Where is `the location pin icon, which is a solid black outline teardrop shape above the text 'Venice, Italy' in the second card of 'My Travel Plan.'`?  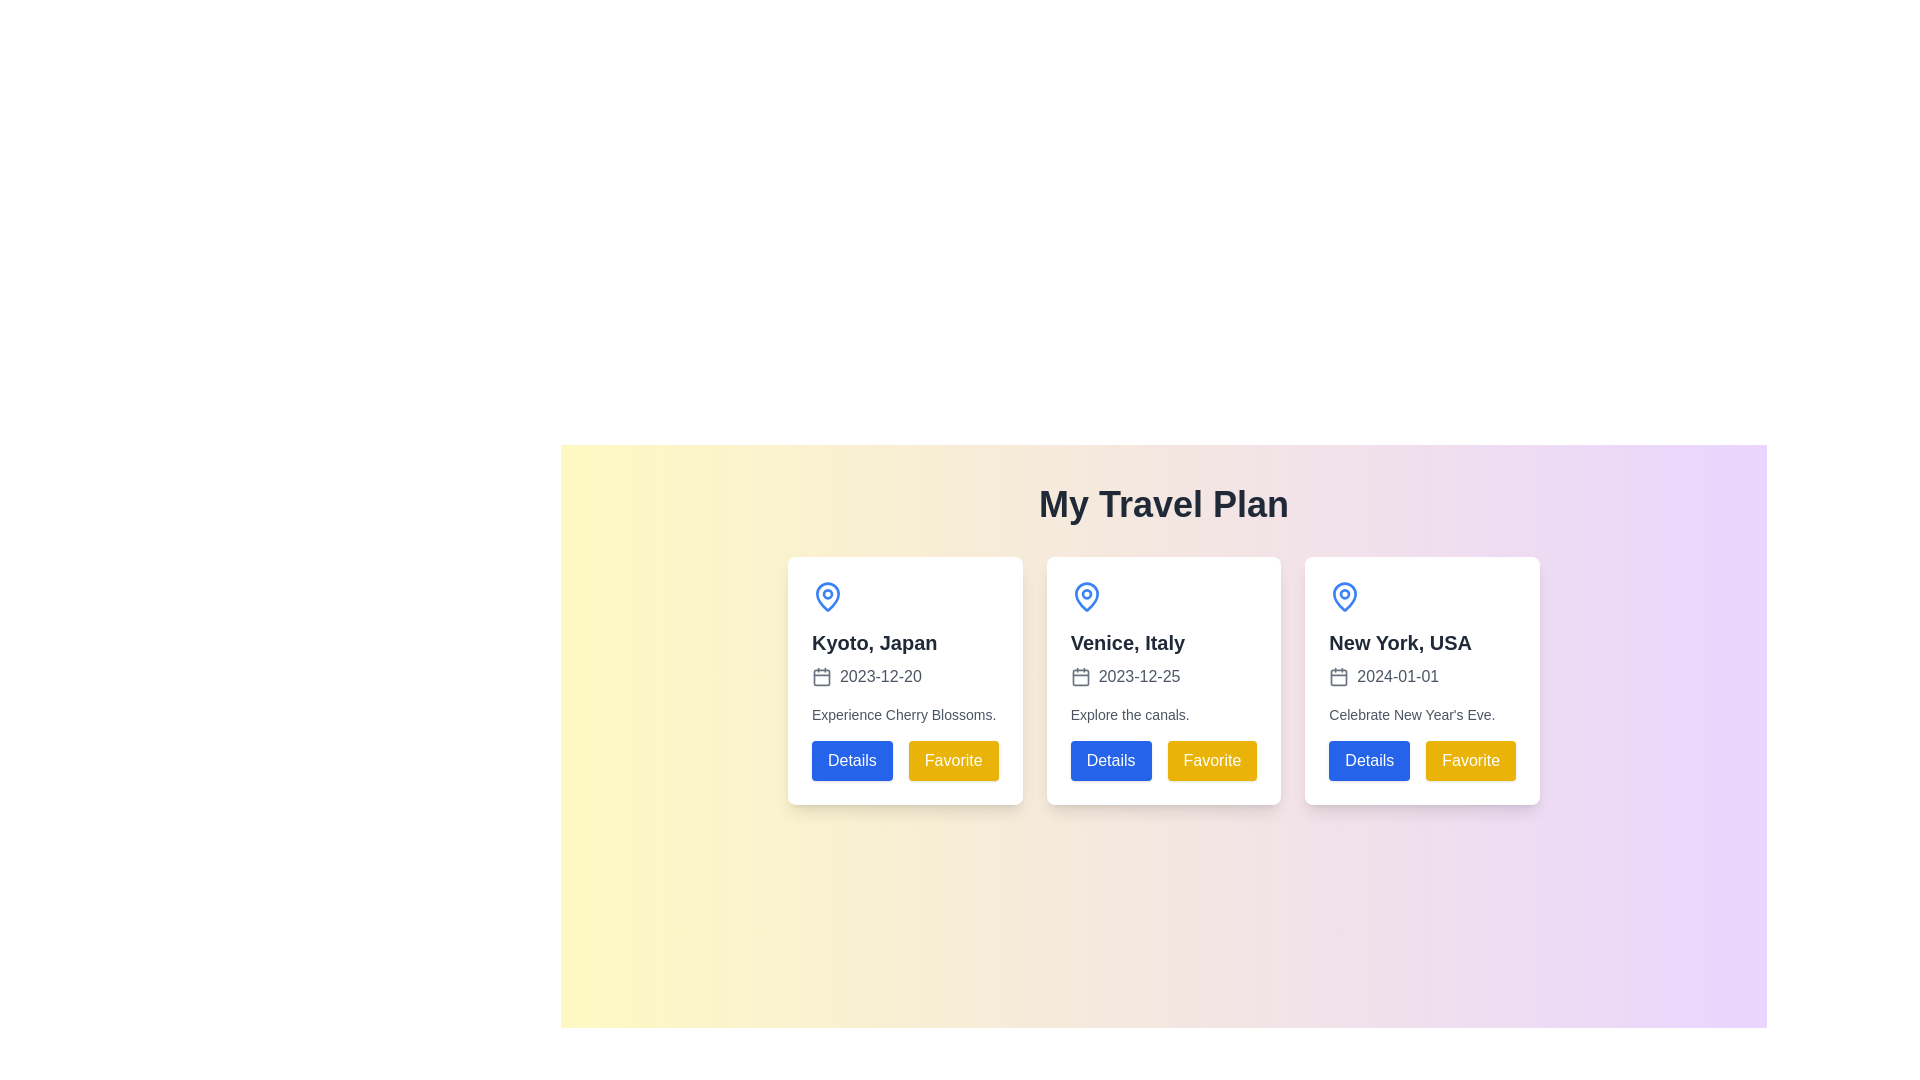
the location pin icon, which is a solid black outline teardrop shape above the text 'Venice, Italy' in the second card of 'My Travel Plan.' is located at coordinates (1085, 596).